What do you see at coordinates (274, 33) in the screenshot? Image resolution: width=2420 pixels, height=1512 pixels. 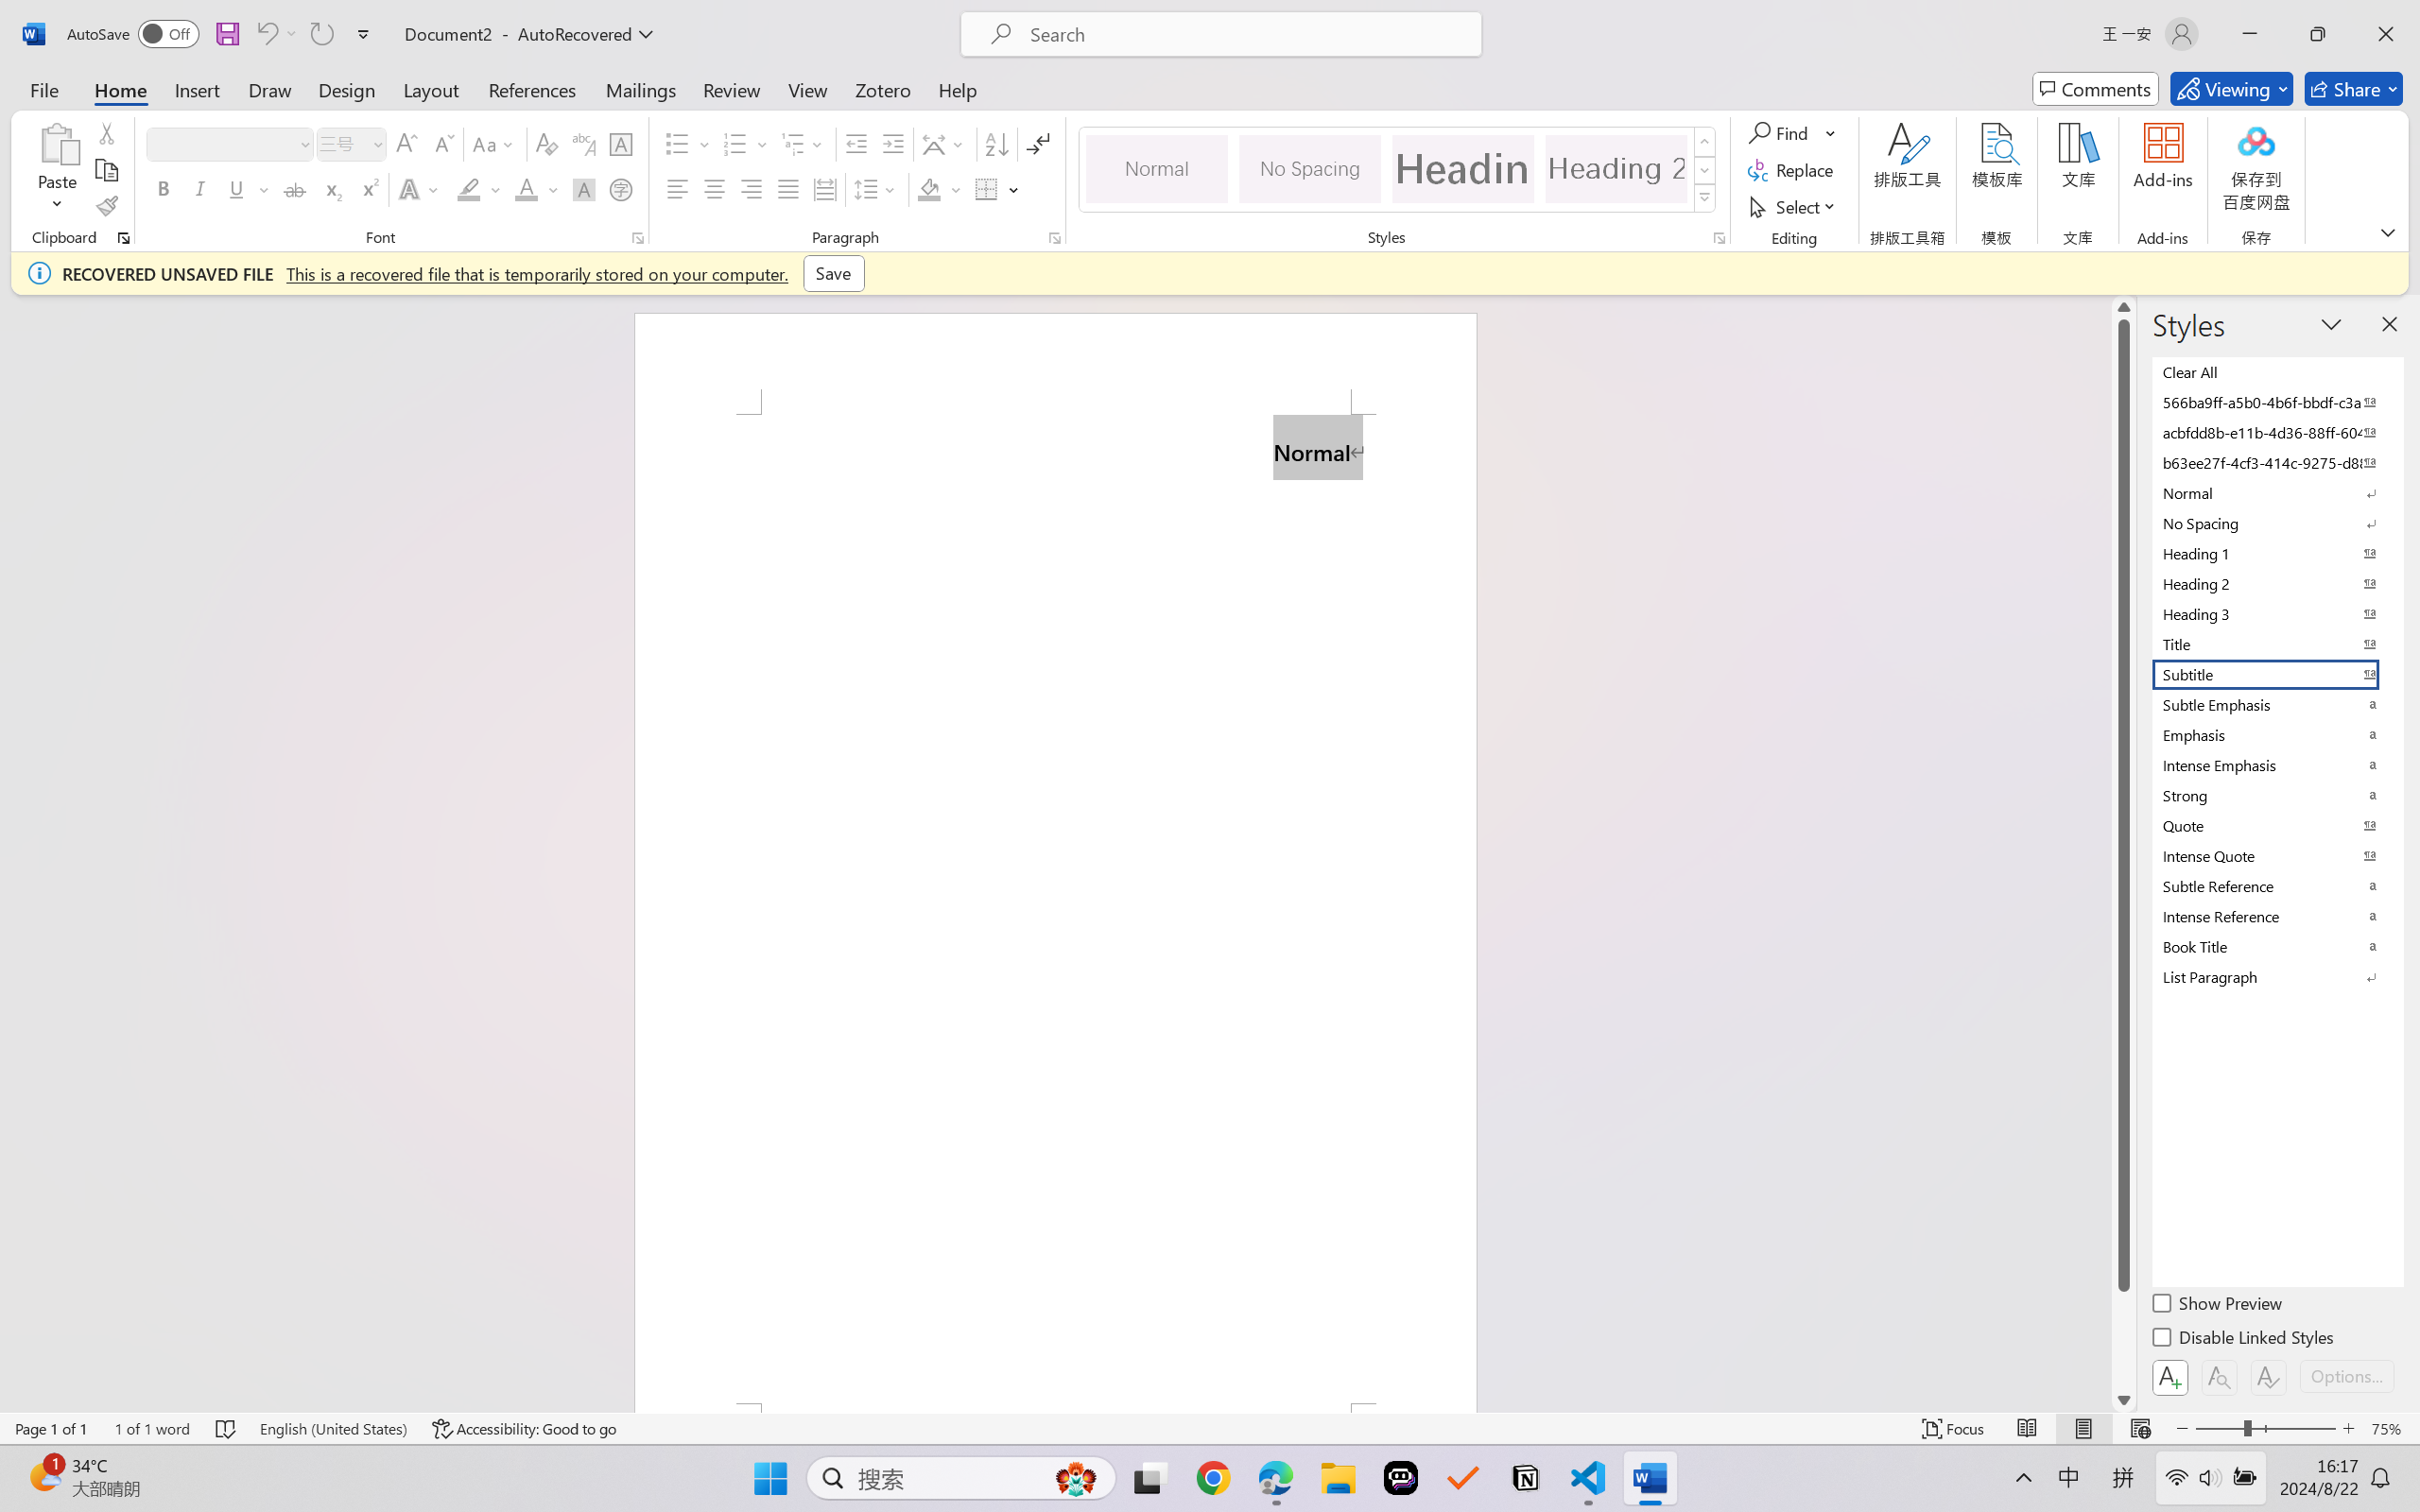 I see `'Can'` at bounding box center [274, 33].